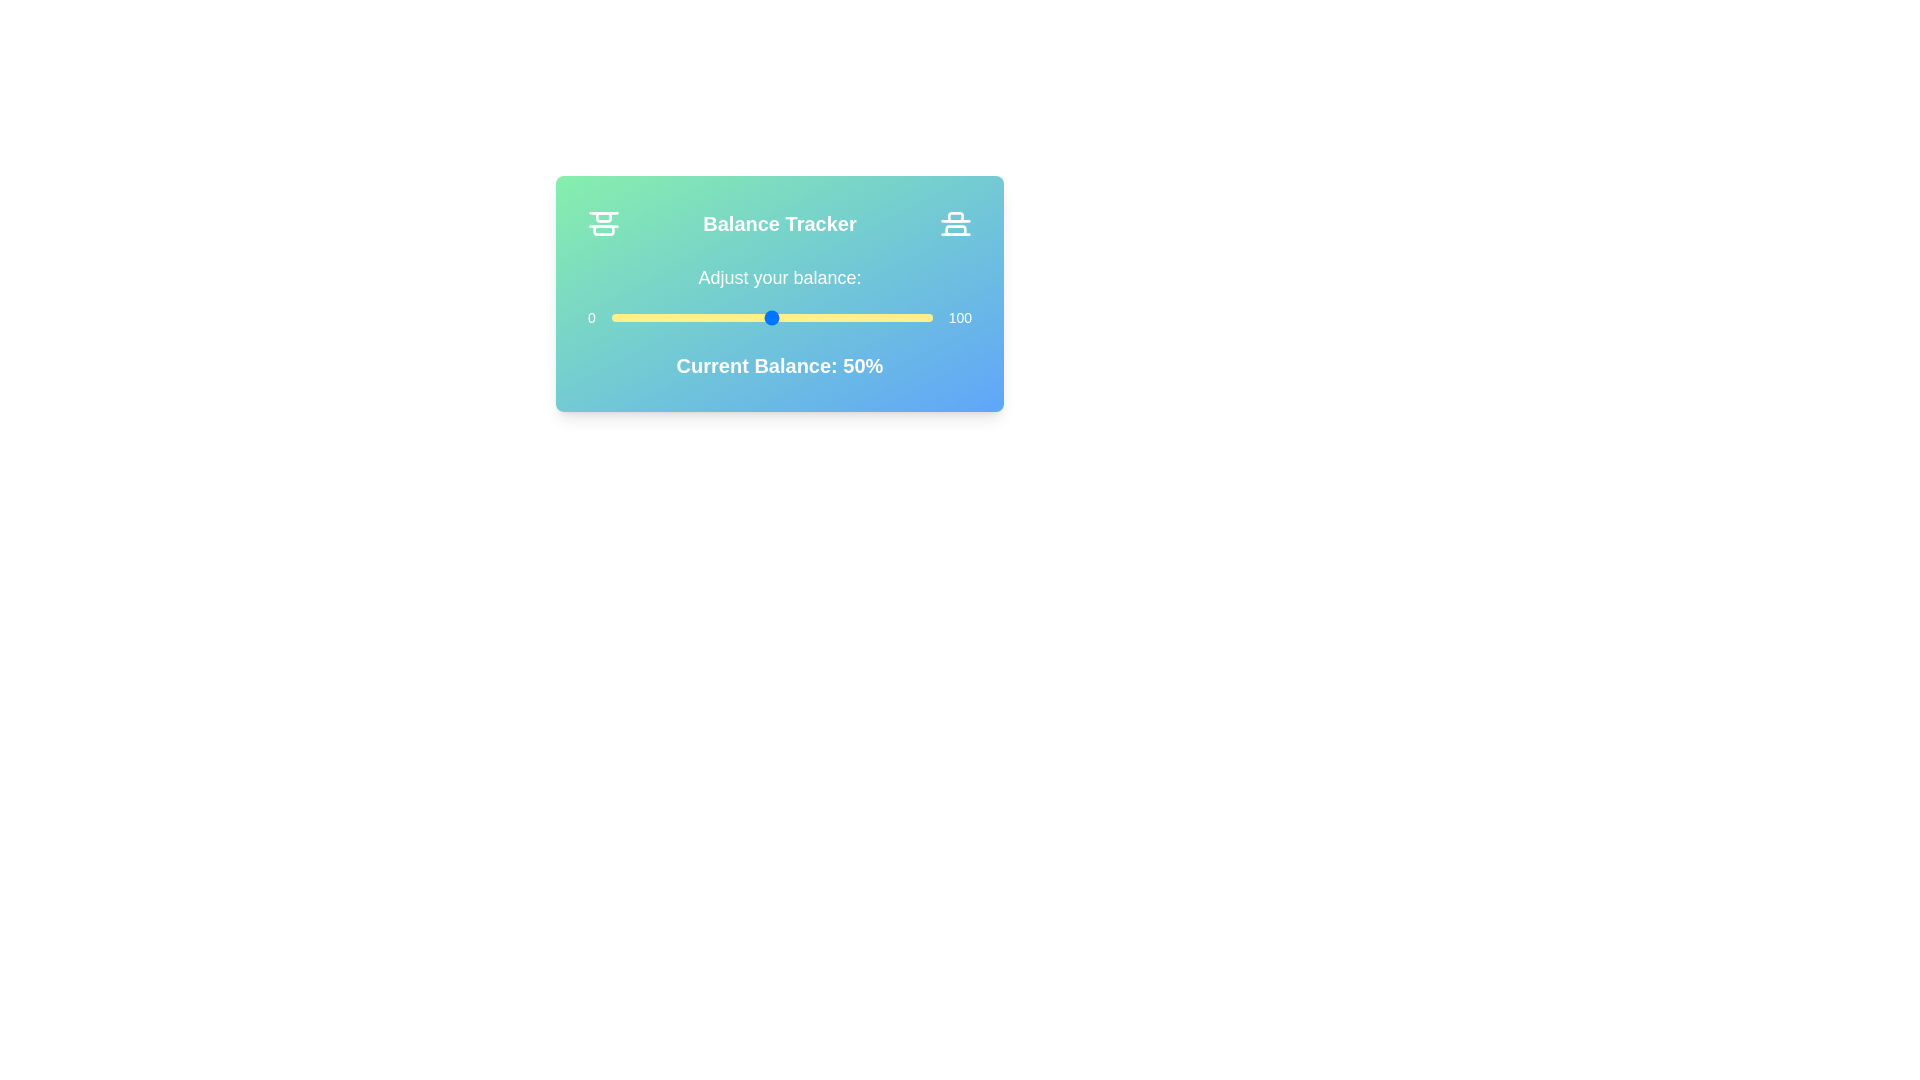  I want to click on the right icon in the BalanceTracker component, so click(954, 223).